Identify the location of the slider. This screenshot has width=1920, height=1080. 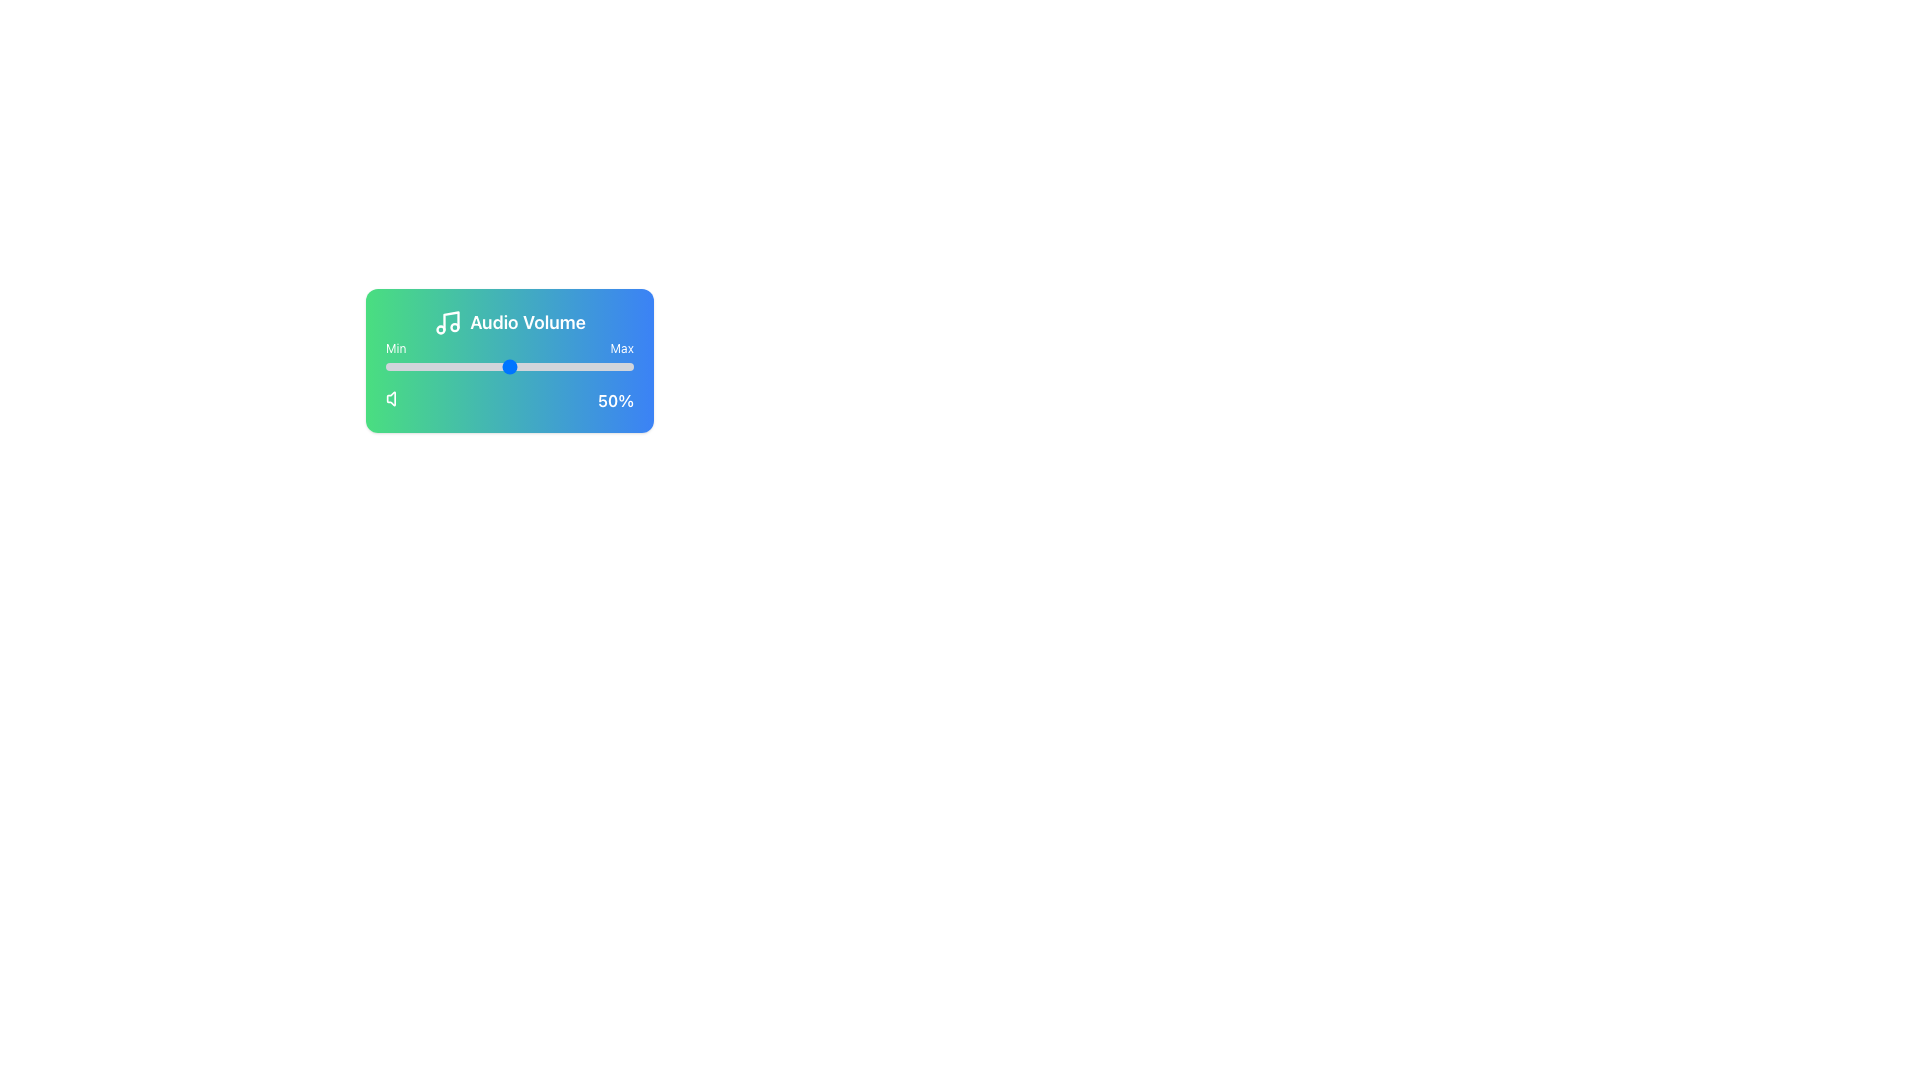
(561, 366).